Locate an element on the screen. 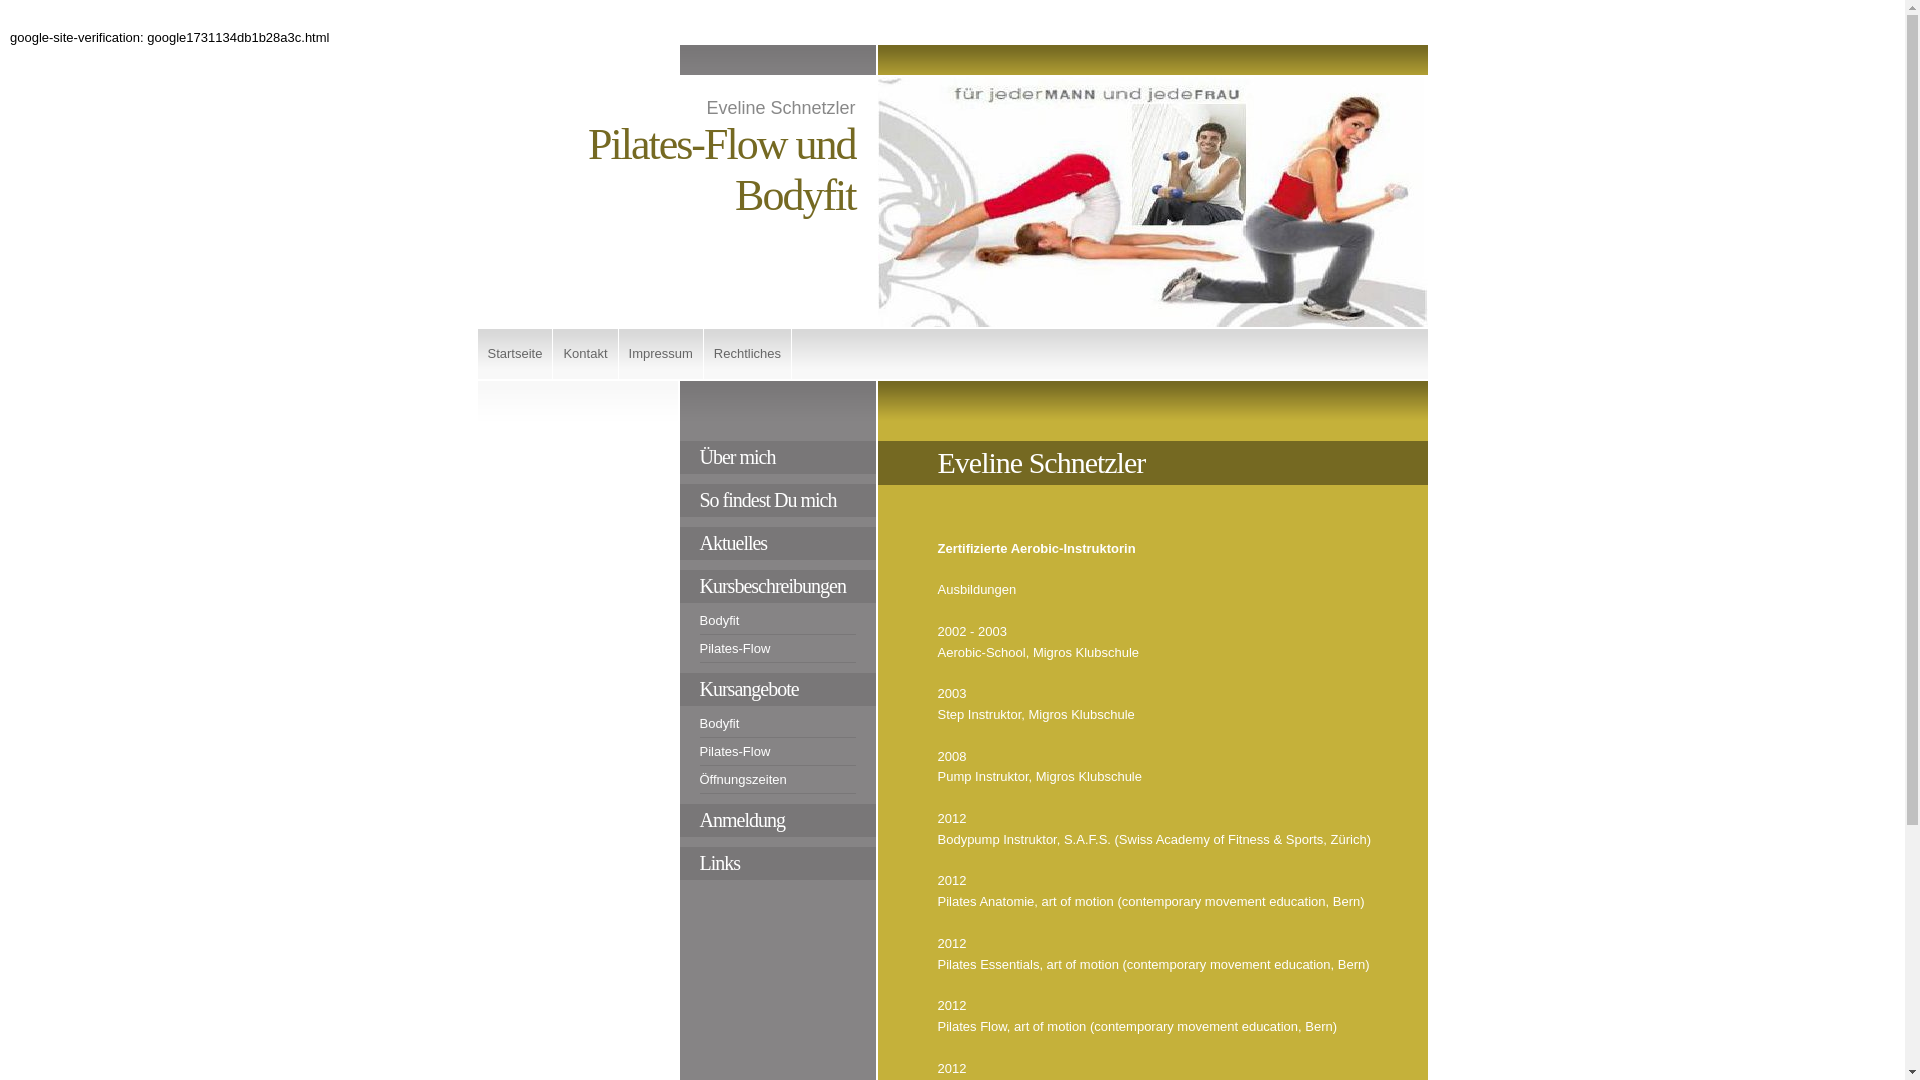 The height and width of the screenshot is (1080, 1920). 'Kursbeschreibungen' is located at coordinates (776, 585).